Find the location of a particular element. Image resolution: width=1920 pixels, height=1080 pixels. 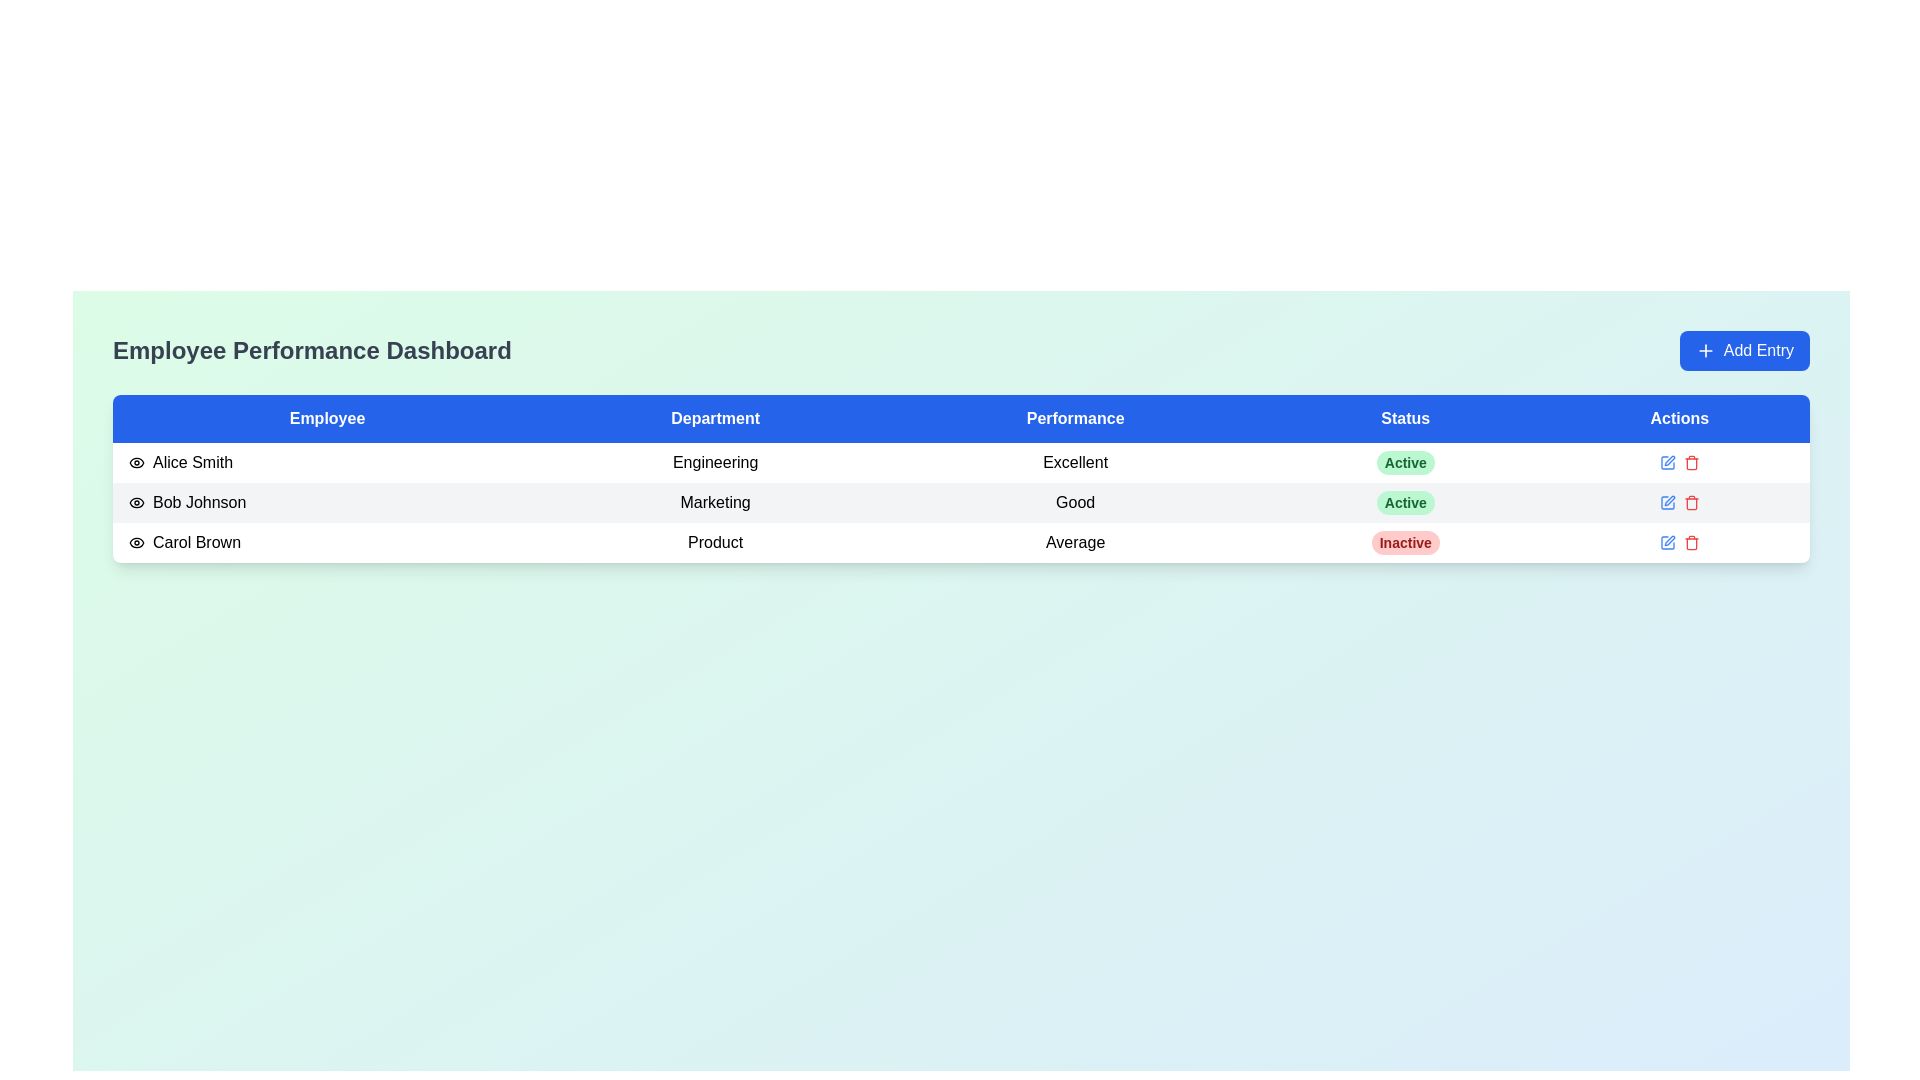

the 'Active' badge in the status column of the second row for 'Bob Johnson', which is a pill-shaped badge with bold green text on a light green background is located at coordinates (1404, 501).